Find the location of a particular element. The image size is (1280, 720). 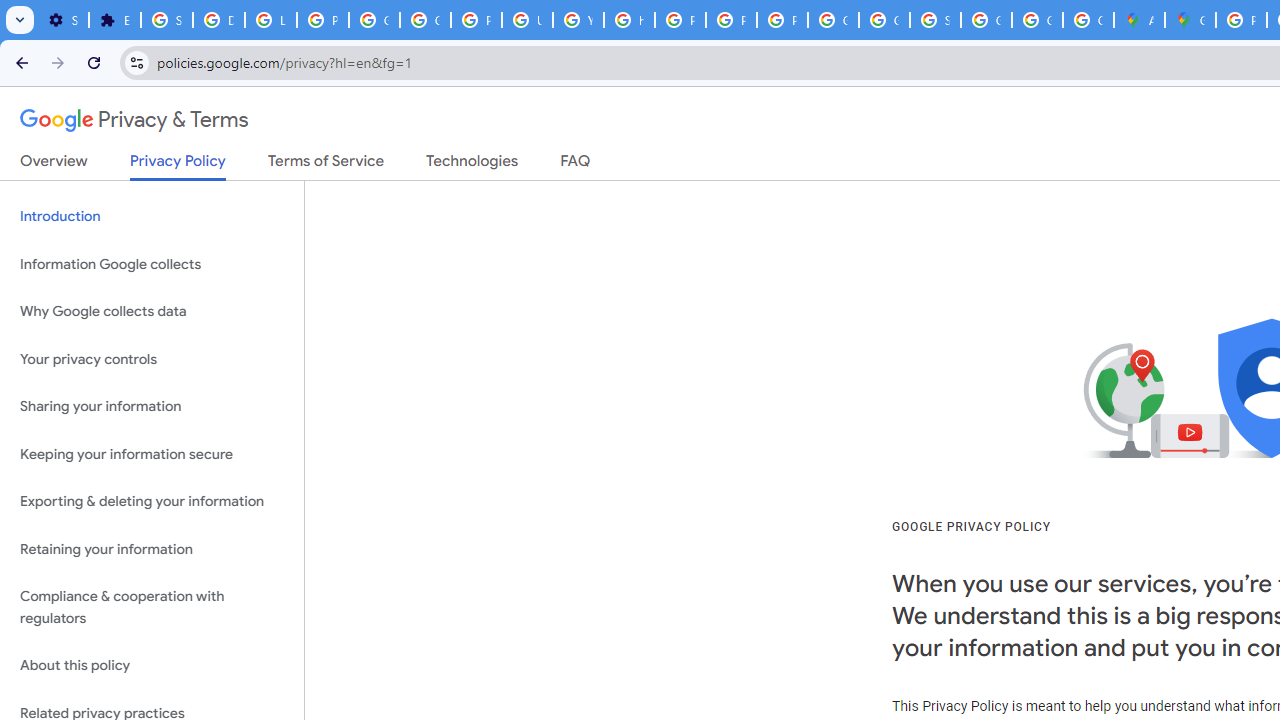

'Technologies' is located at coordinates (471, 164).